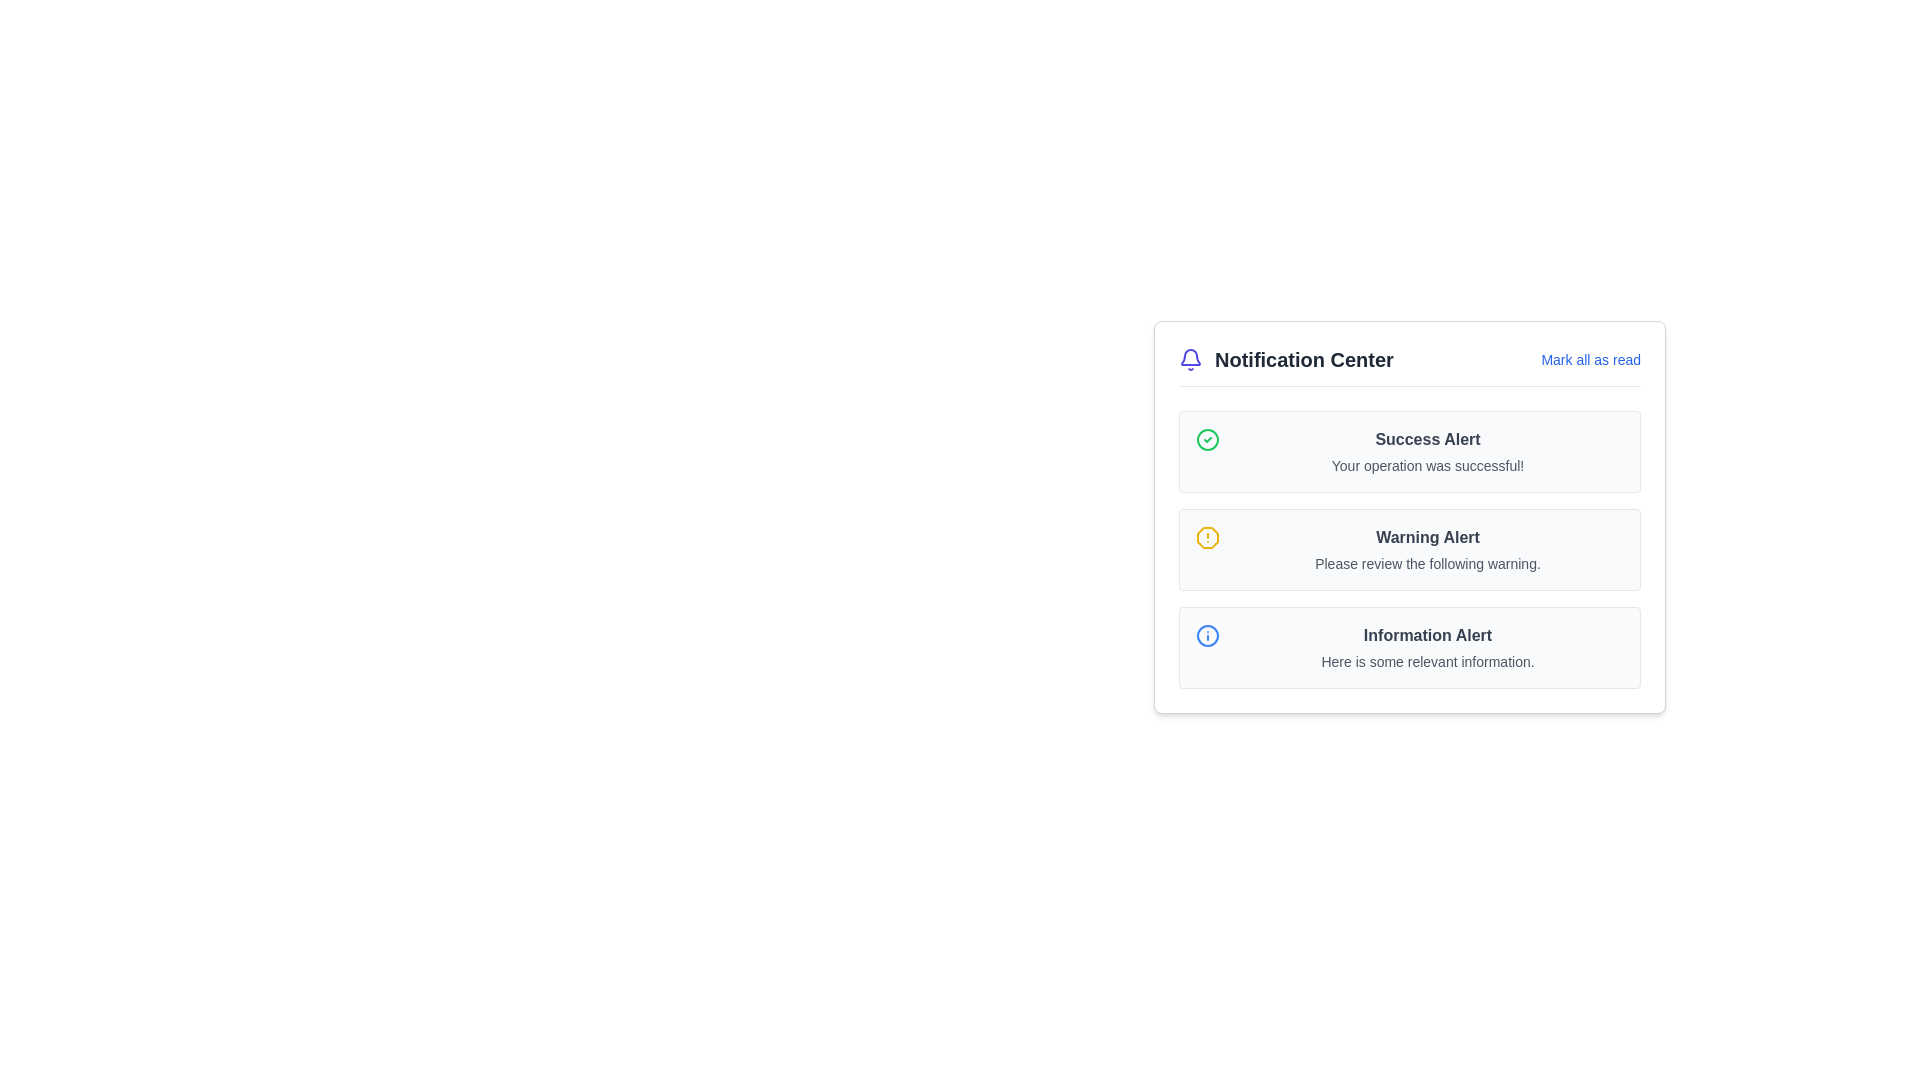 This screenshot has width=1920, height=1080. I want to click on the warning alert icon located to the left of the text 'Warning Alert' in the notification list, so click(1207, 536).